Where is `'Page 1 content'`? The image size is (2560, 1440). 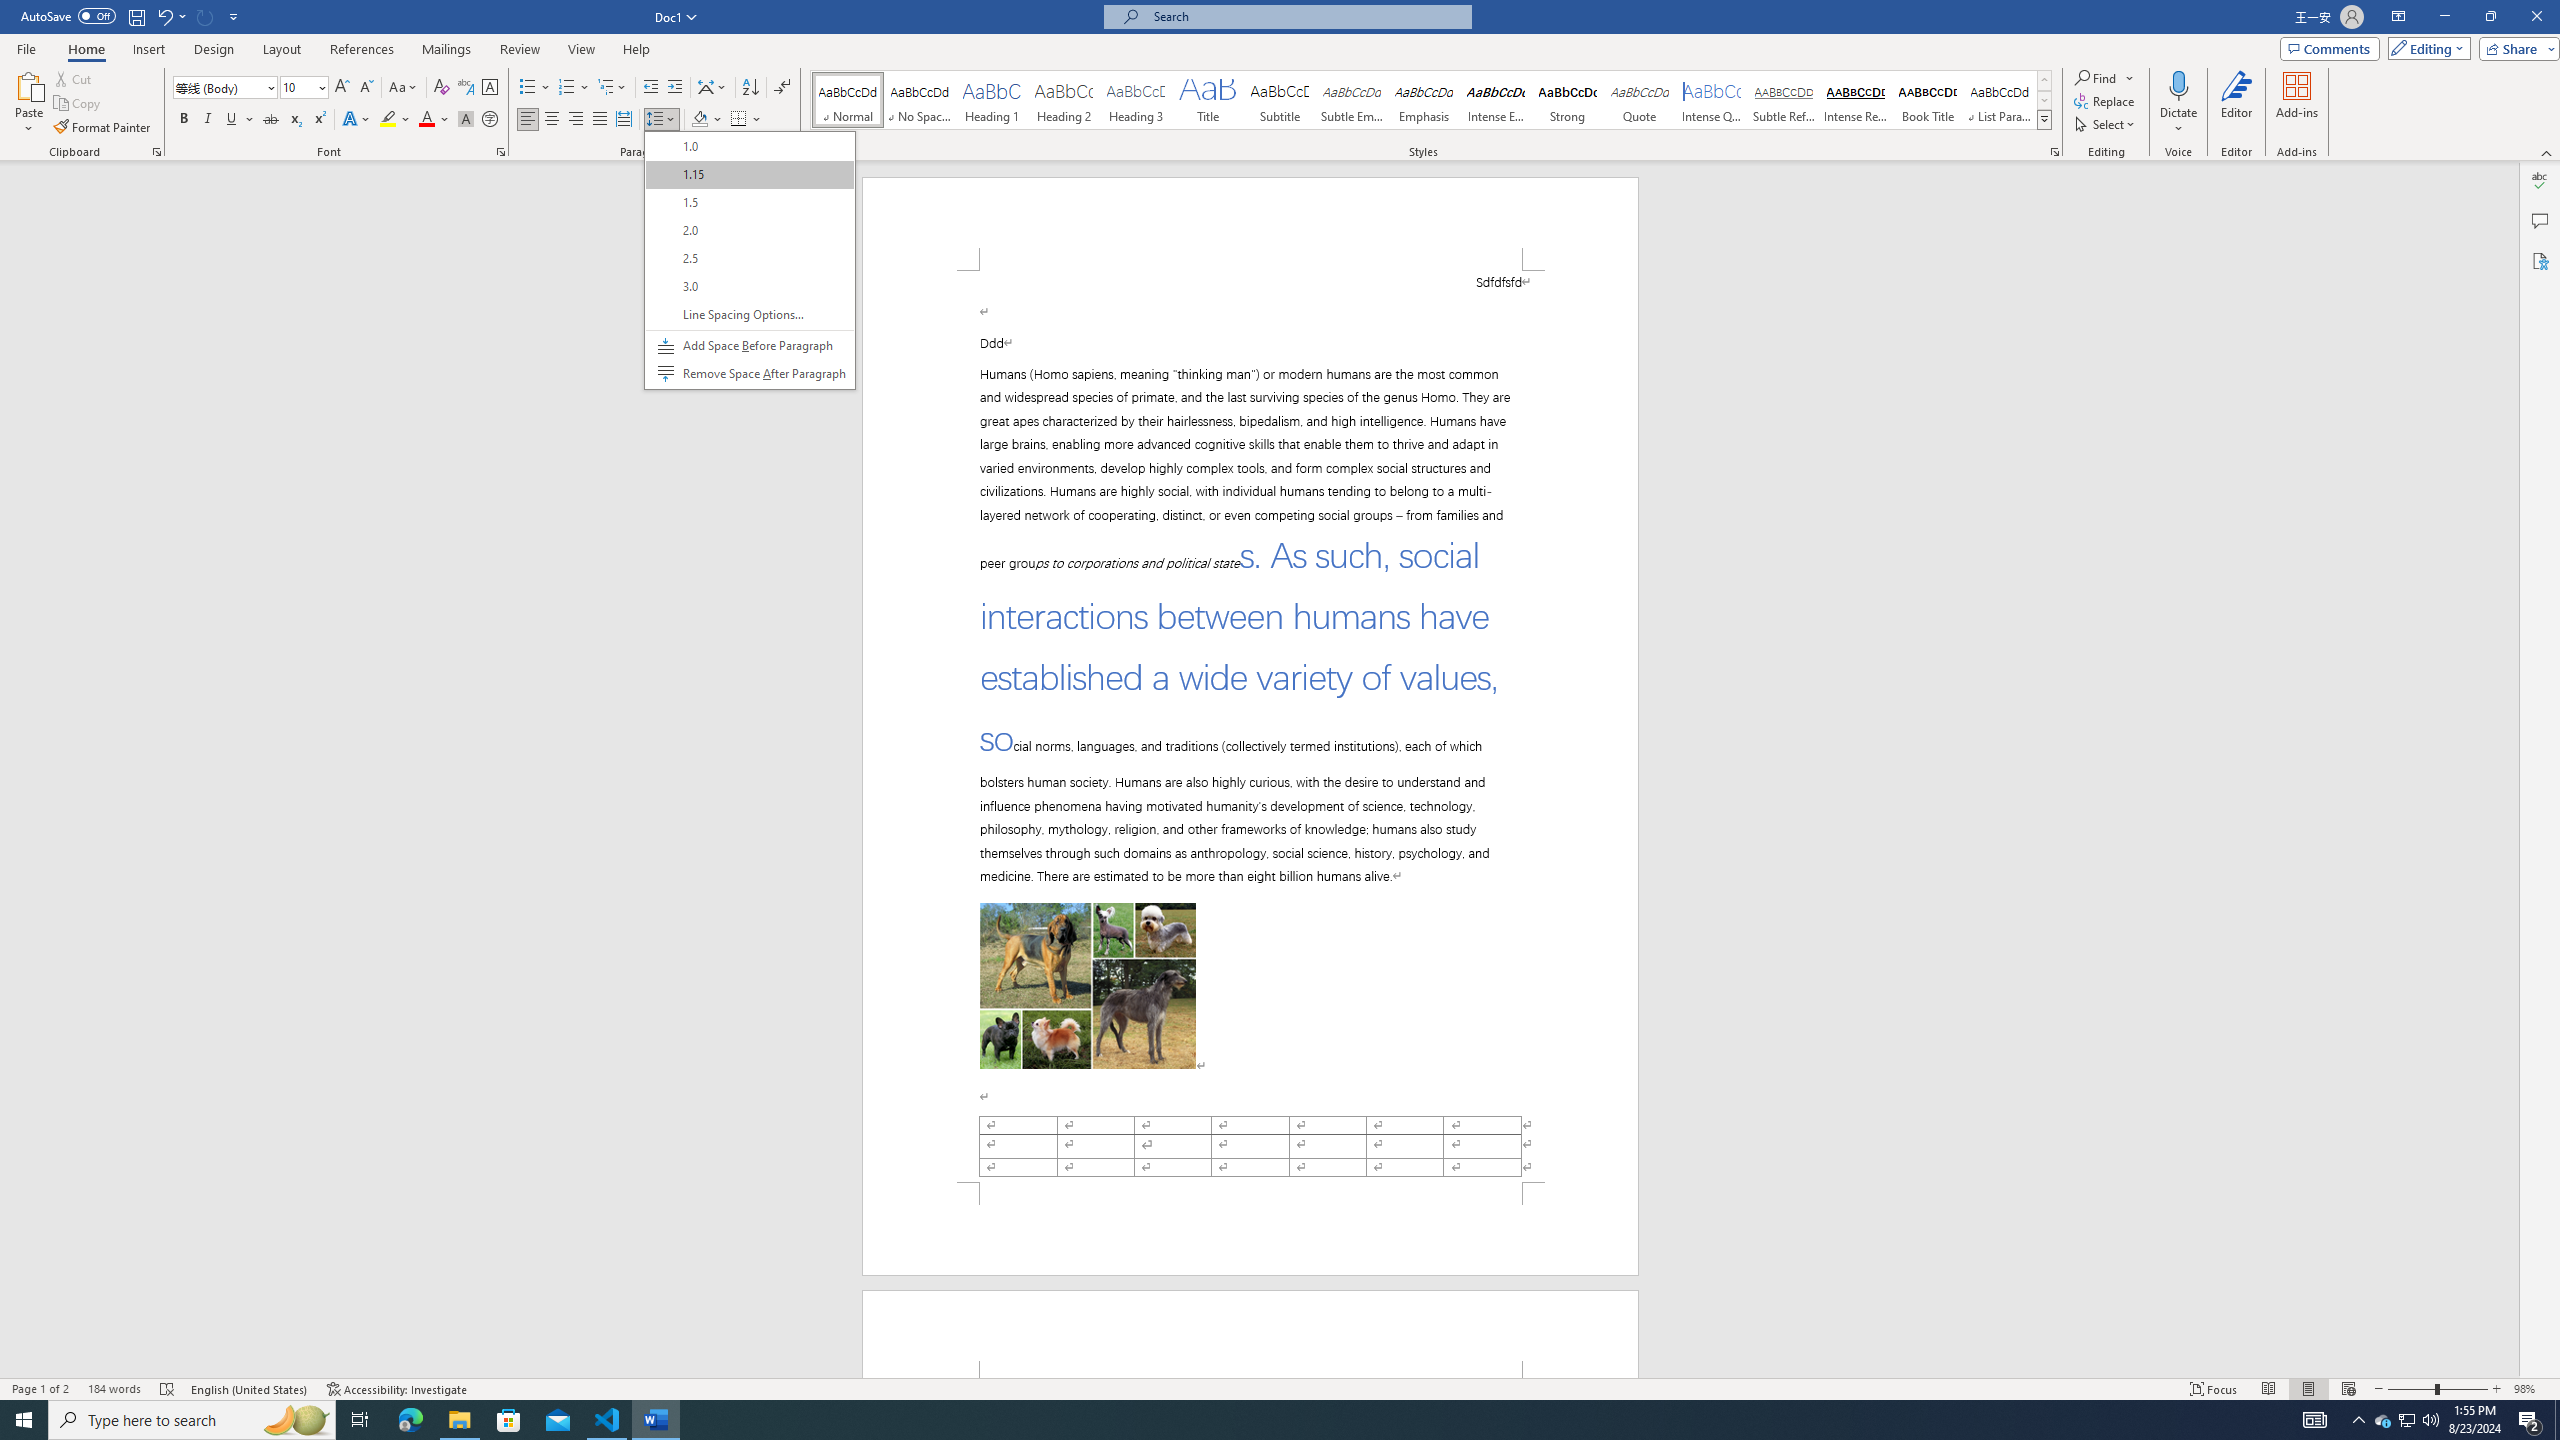
'Page 1 content' is located at coordinates (1250, 725).